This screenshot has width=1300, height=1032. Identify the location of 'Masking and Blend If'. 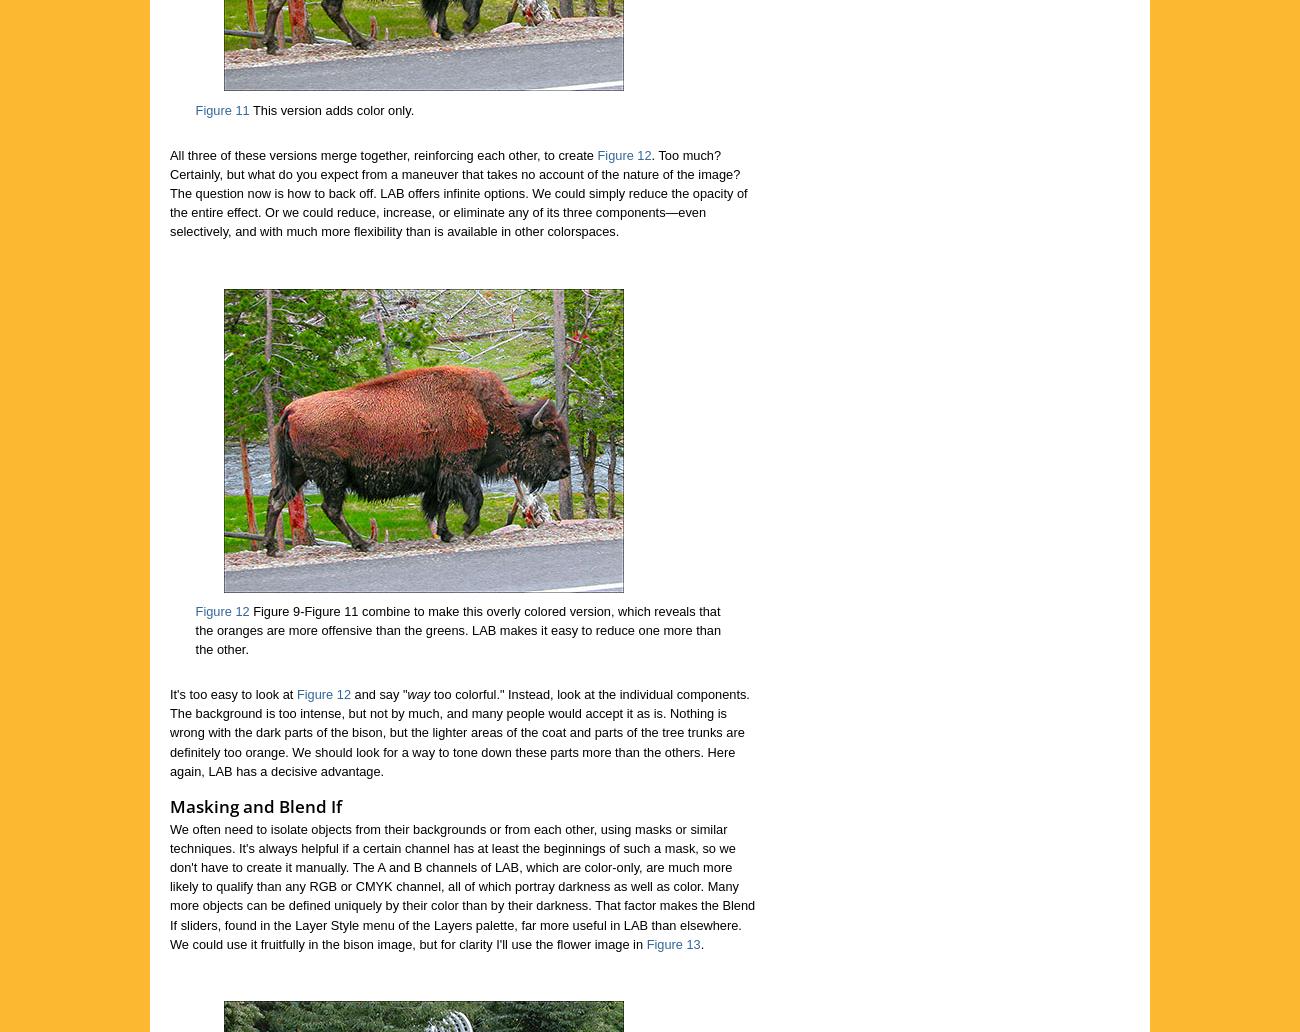
(254, 805).